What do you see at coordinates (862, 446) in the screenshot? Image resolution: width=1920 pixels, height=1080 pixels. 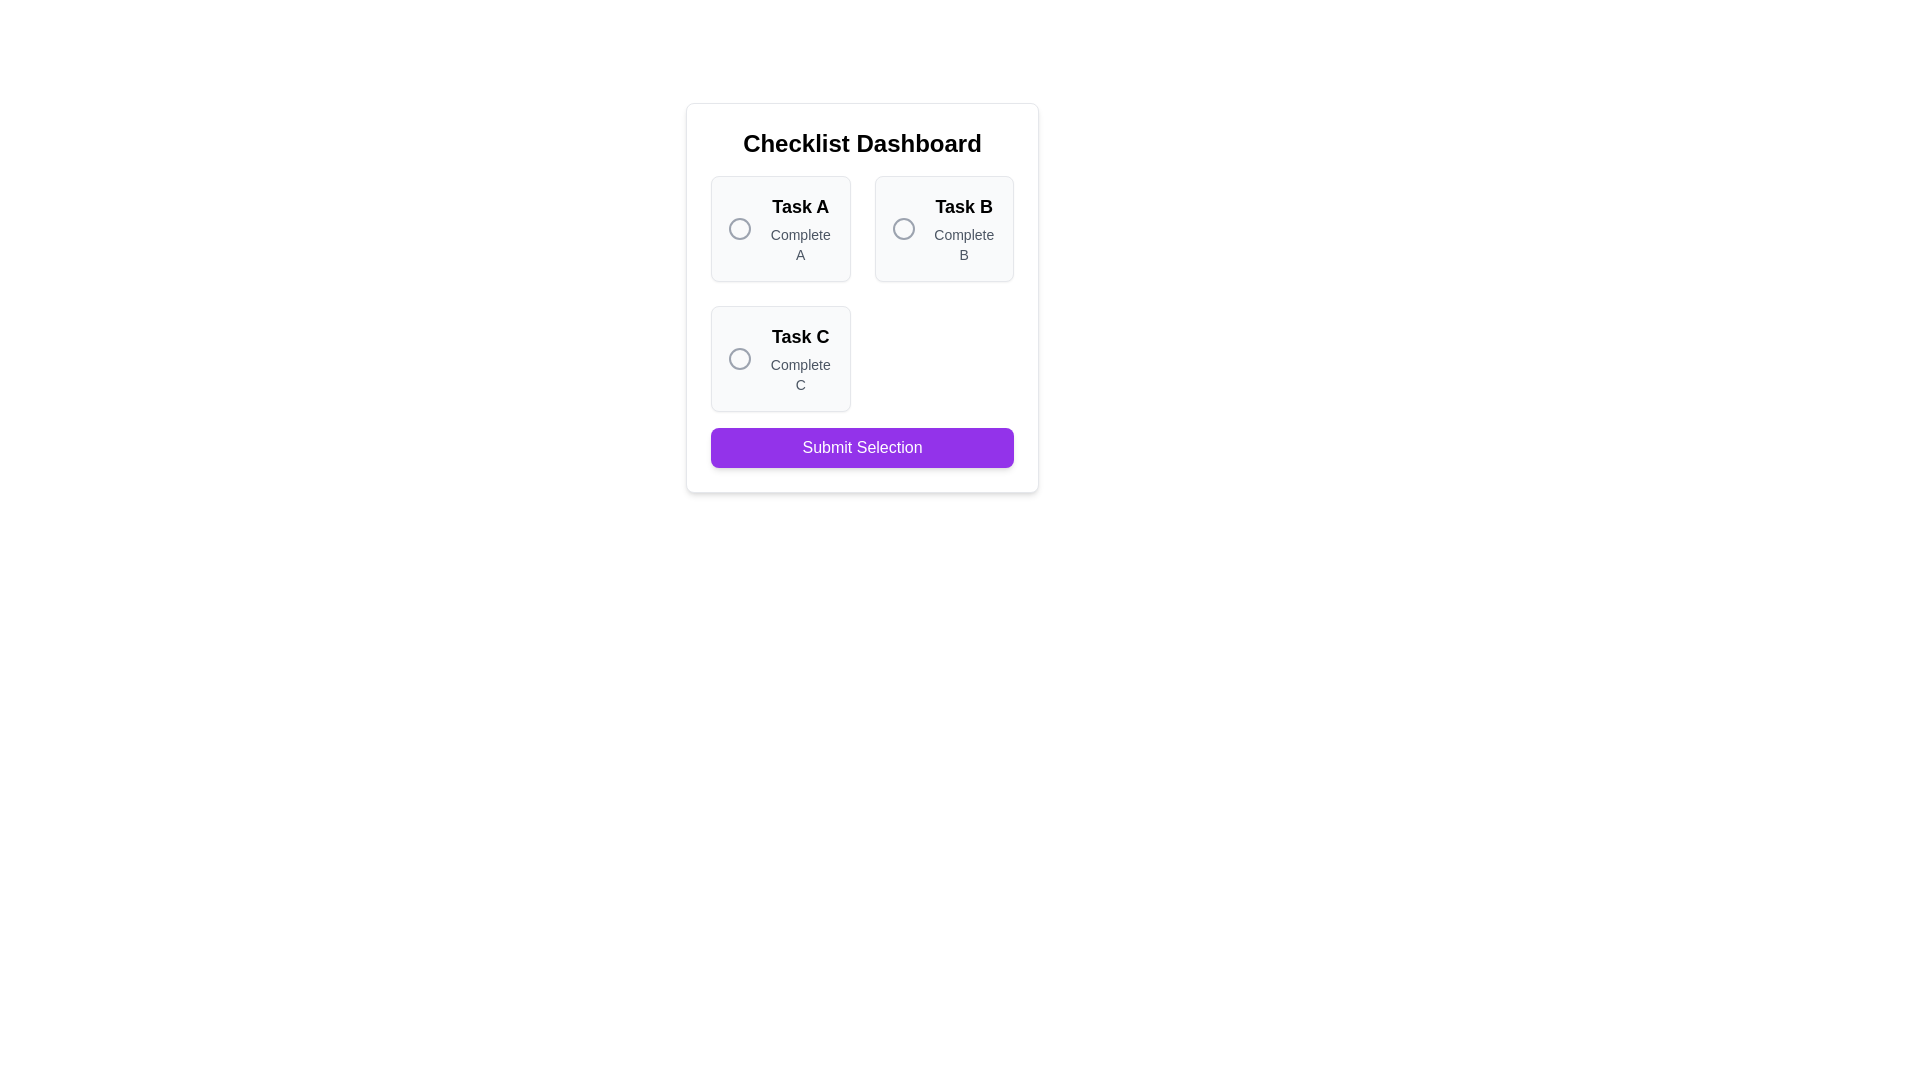 I see `the confirmation button located at the bottom of the 'Checklist Dashboard' card` at bounding box center [862, 446].